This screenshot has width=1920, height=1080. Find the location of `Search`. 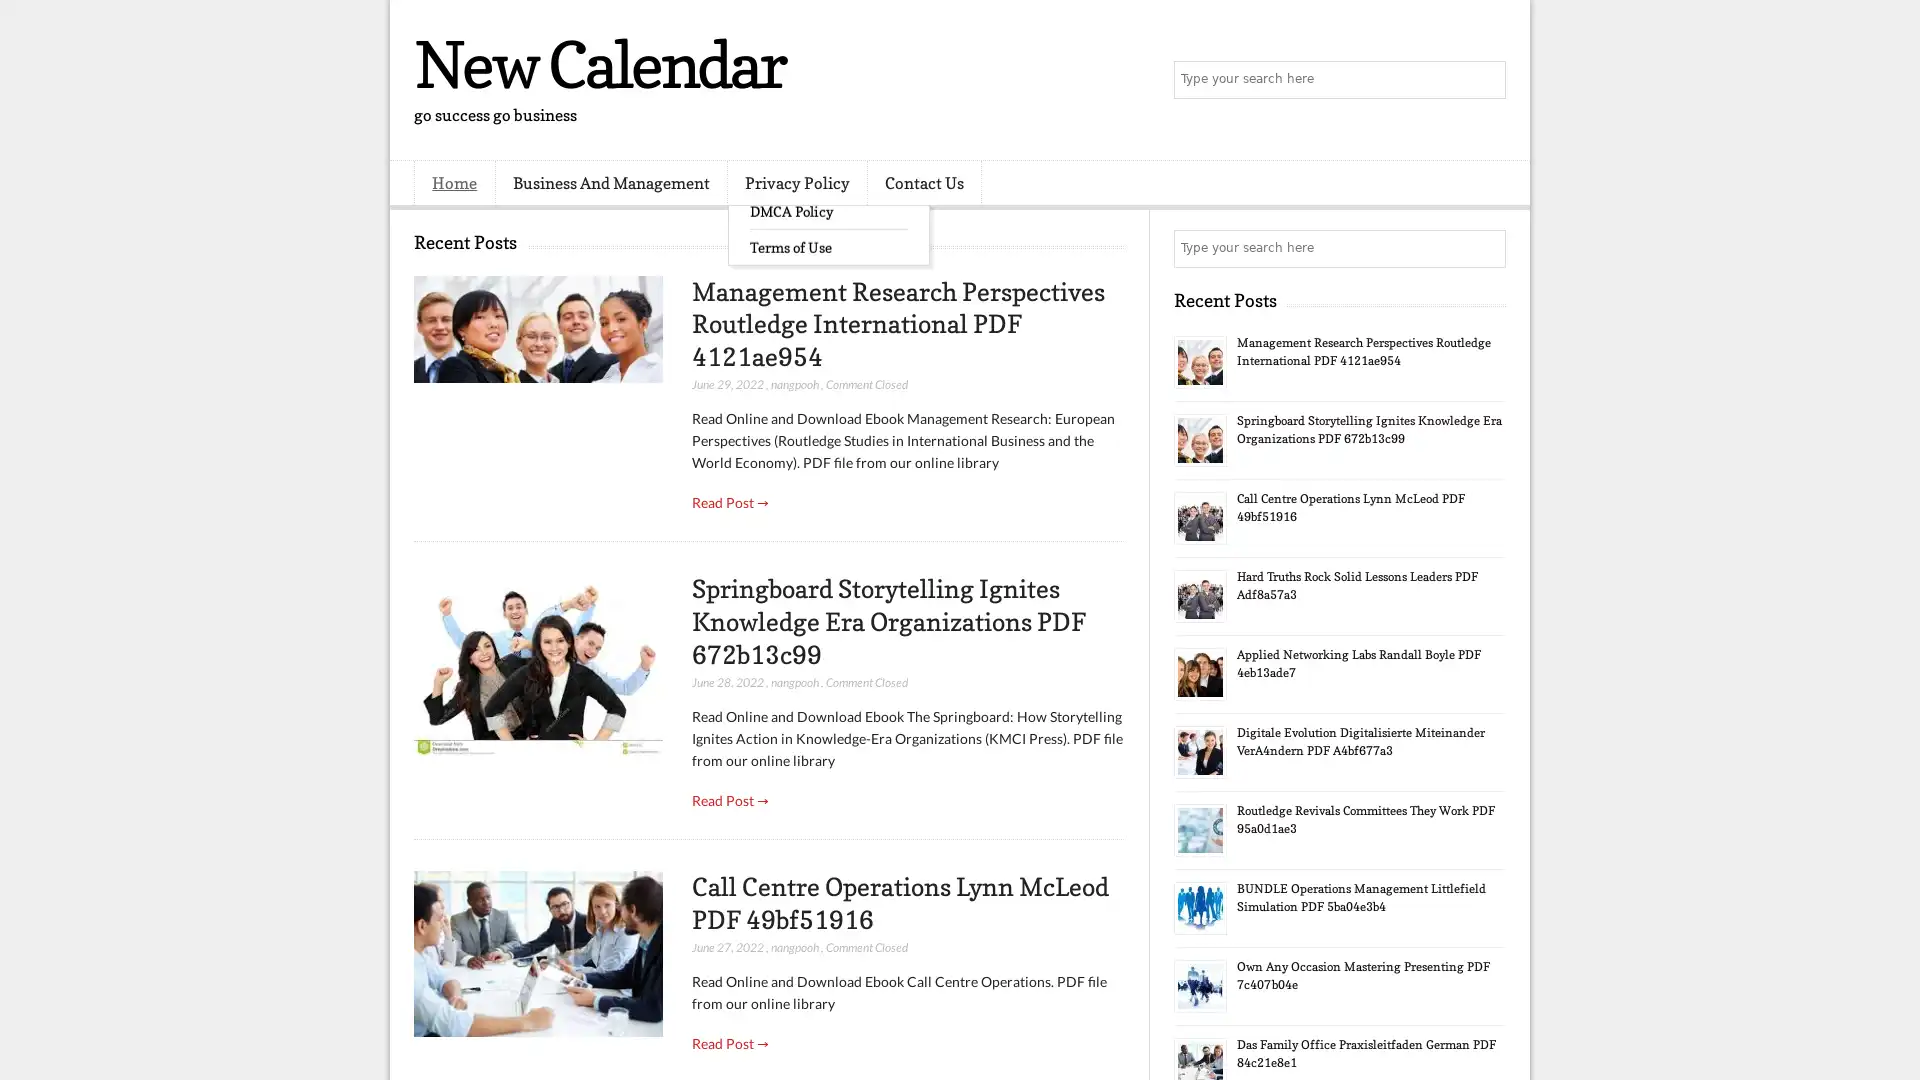

Search is located at coordinates (1485, 248).